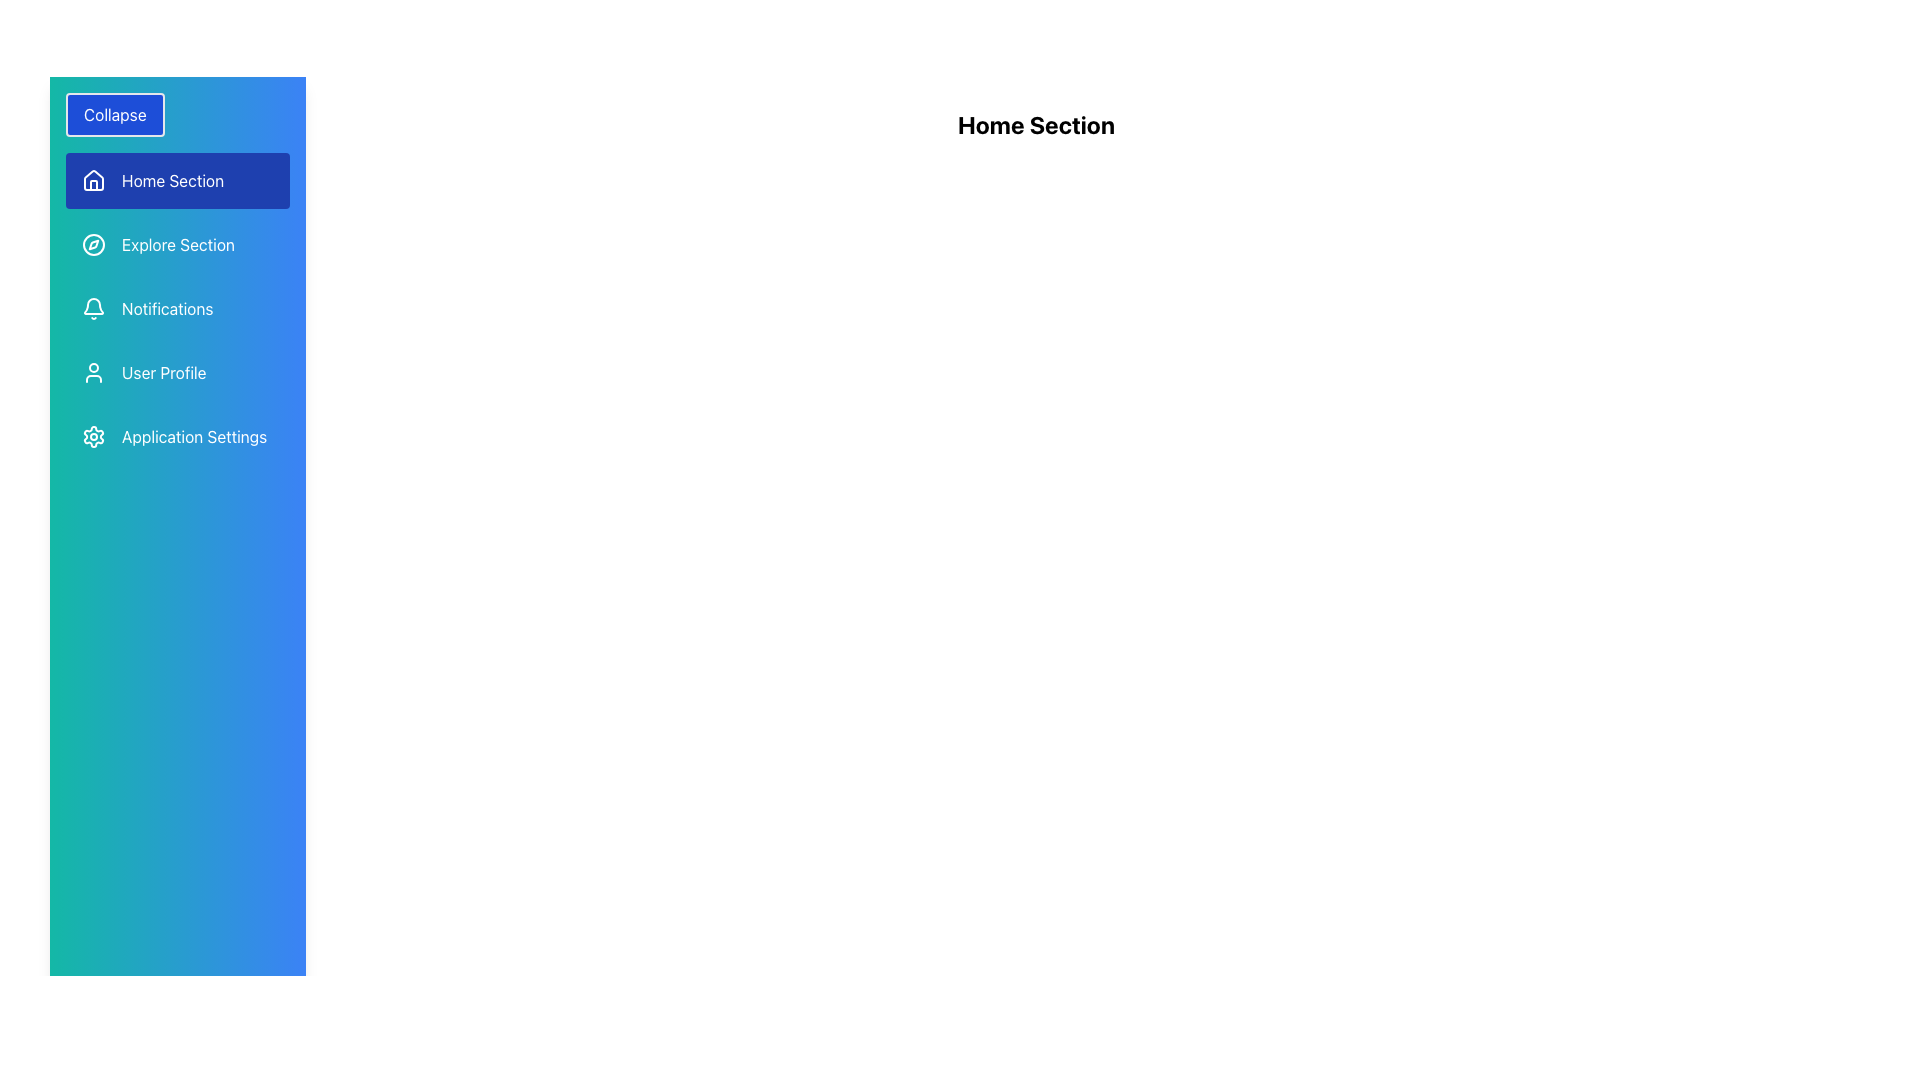 The height and width of the screenshot is (1080, 1920). I want to click on the 'Notifications' button, which is a rectangular button with a bell icon and white text, located in the sidebar below 'Explore Section' and above 'User Profile', so click(177, 308).